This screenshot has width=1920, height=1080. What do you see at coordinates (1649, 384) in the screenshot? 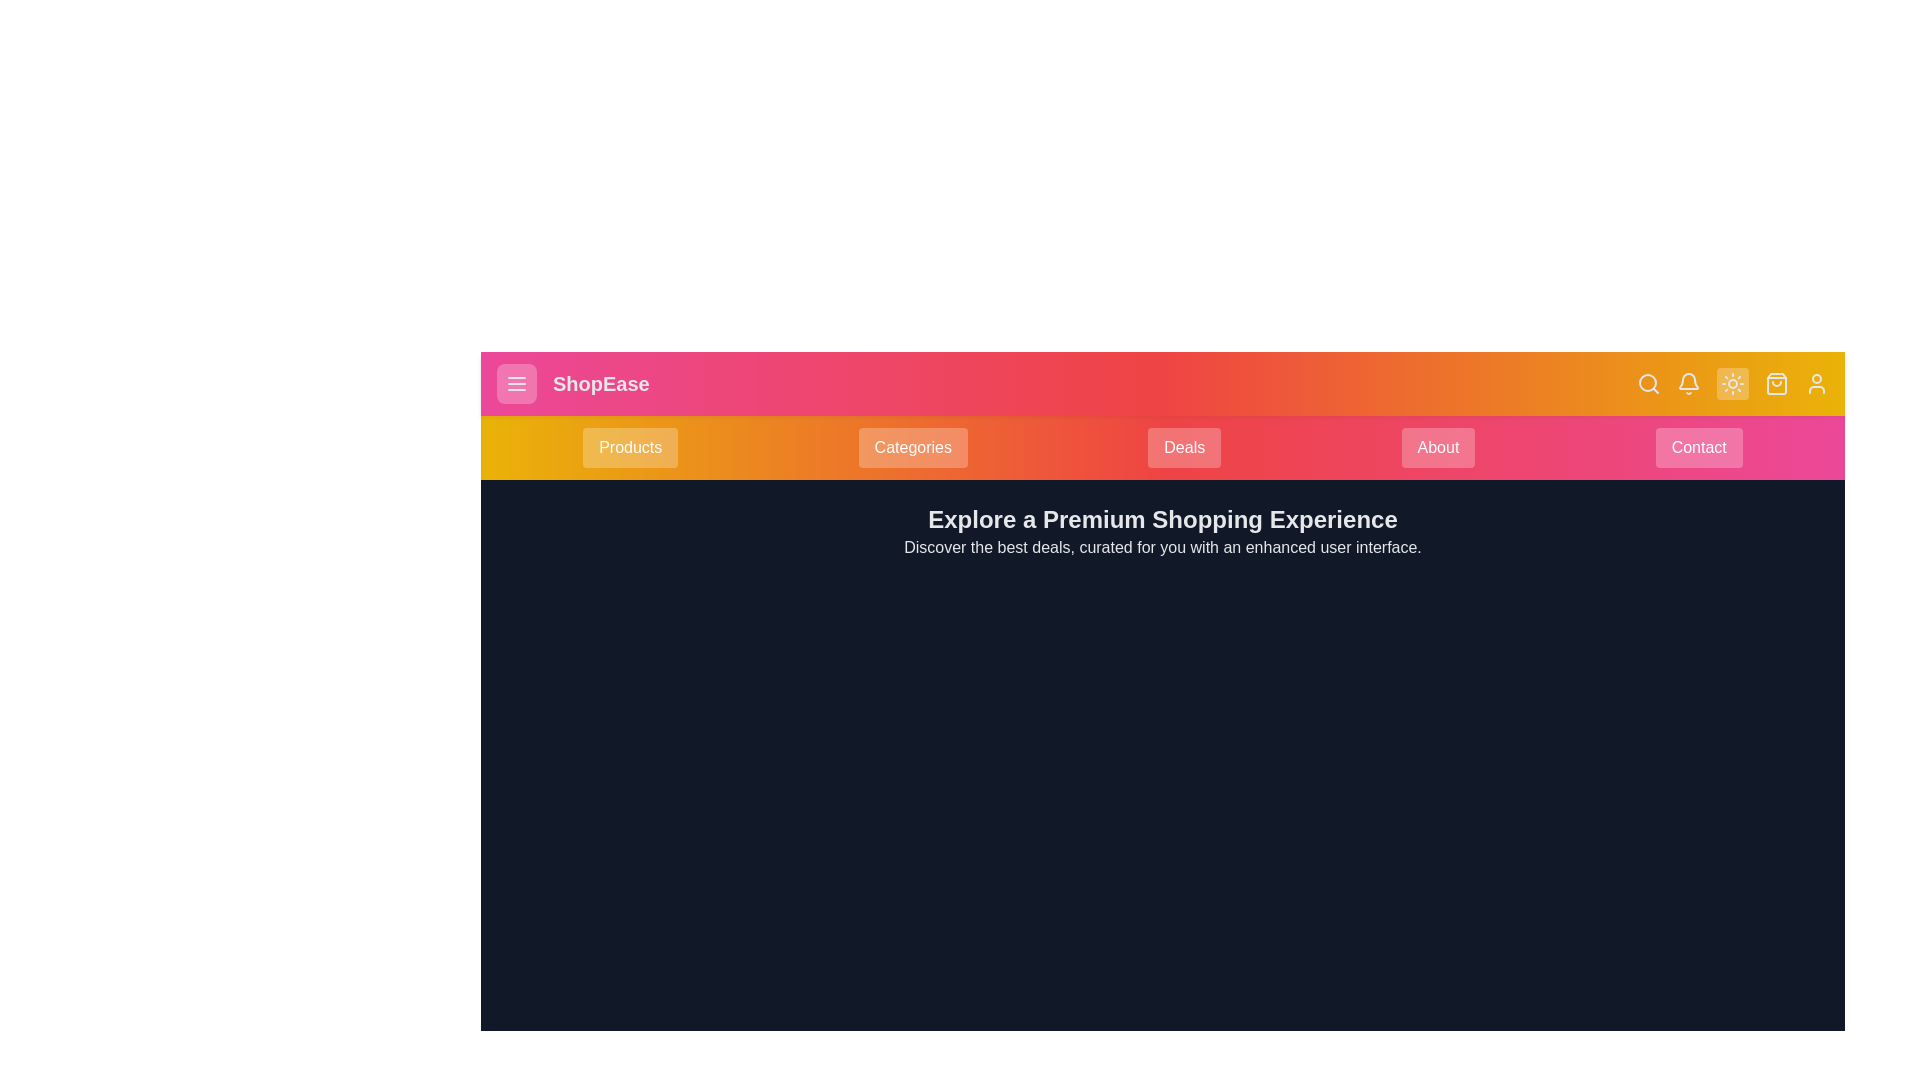
I see `the search icon to initiate a search action` at bounding box center [1649, 384].